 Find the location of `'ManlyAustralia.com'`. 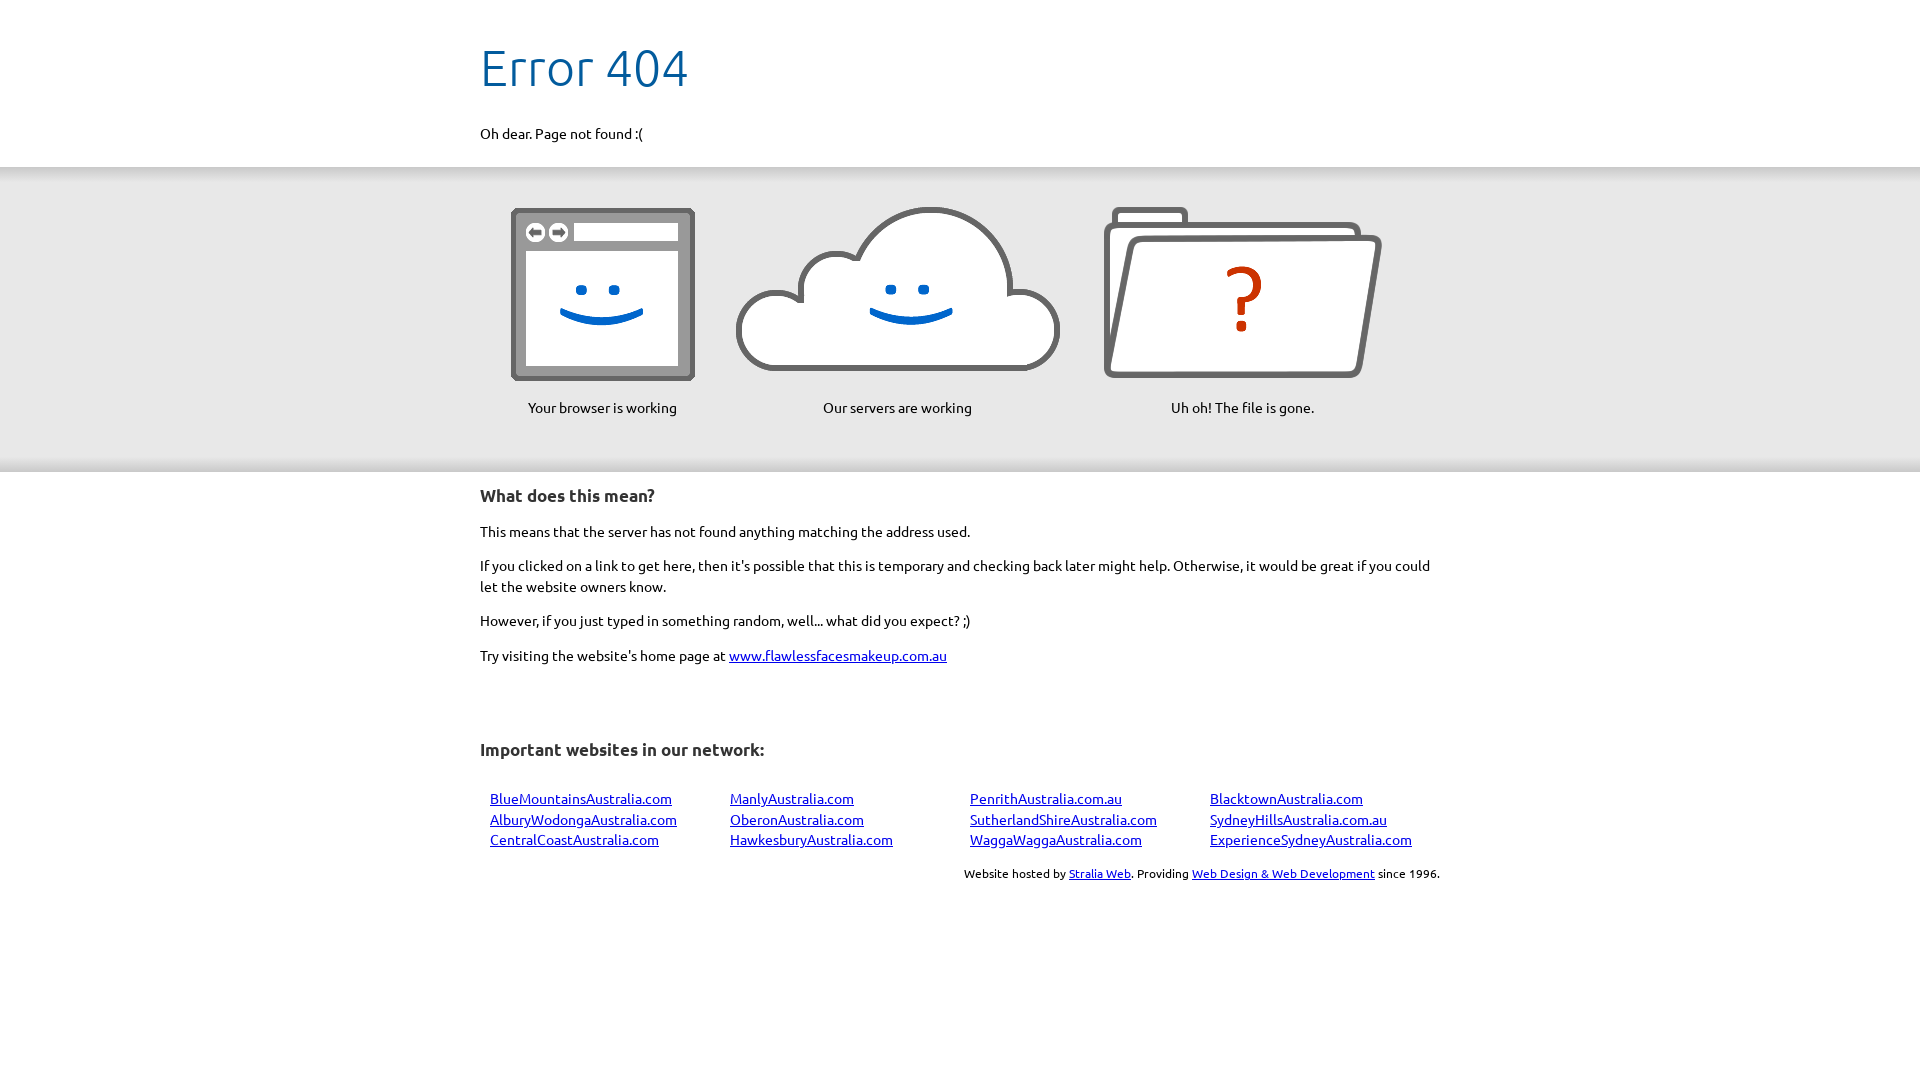

'ManlyAustralia.com' is located at coordinates (791, 797).